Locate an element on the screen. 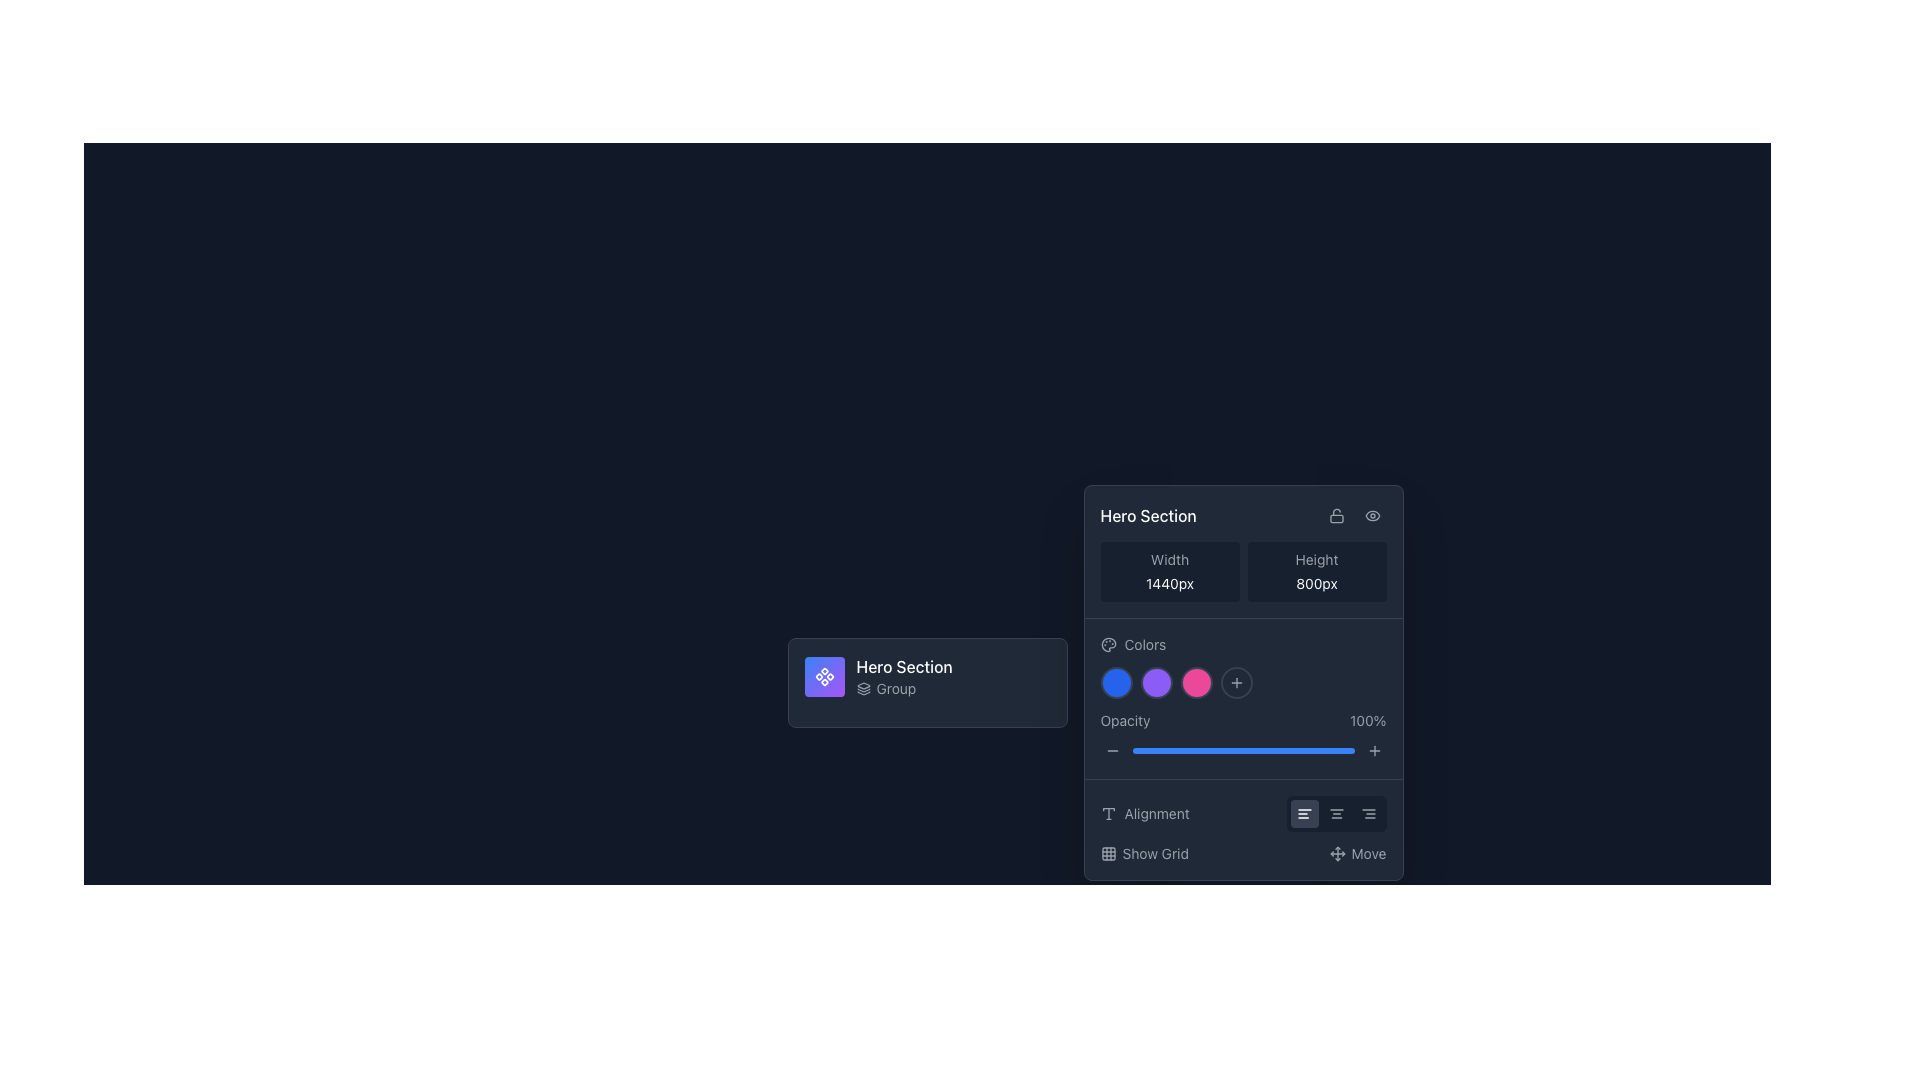  the color selector button located at the first position from the left in a row of four circular elements within the 'Colors' section of the panel is located at coordinates (1115, 681).